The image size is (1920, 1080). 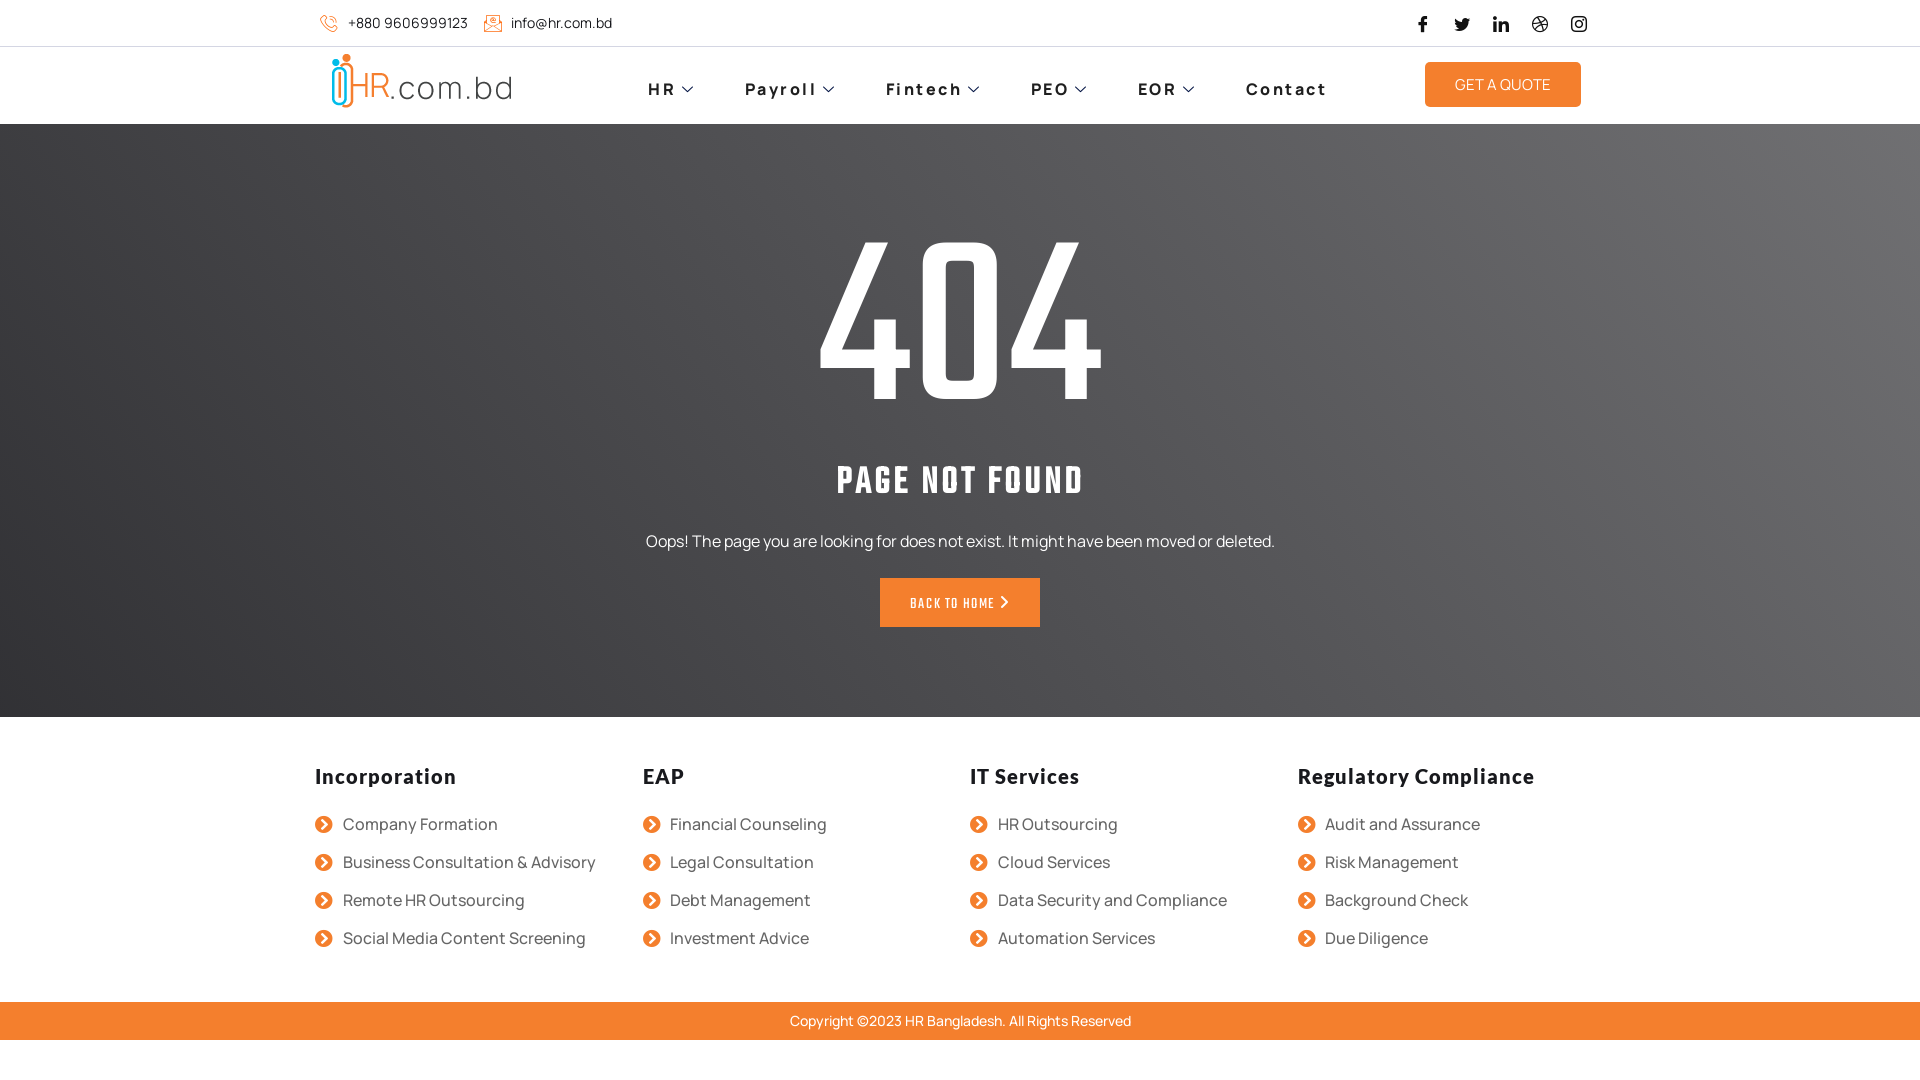 What do you see at coordinates (795, 898) in the screenshot?
I see `'Debt Management'` at bounding box center [795, 898].